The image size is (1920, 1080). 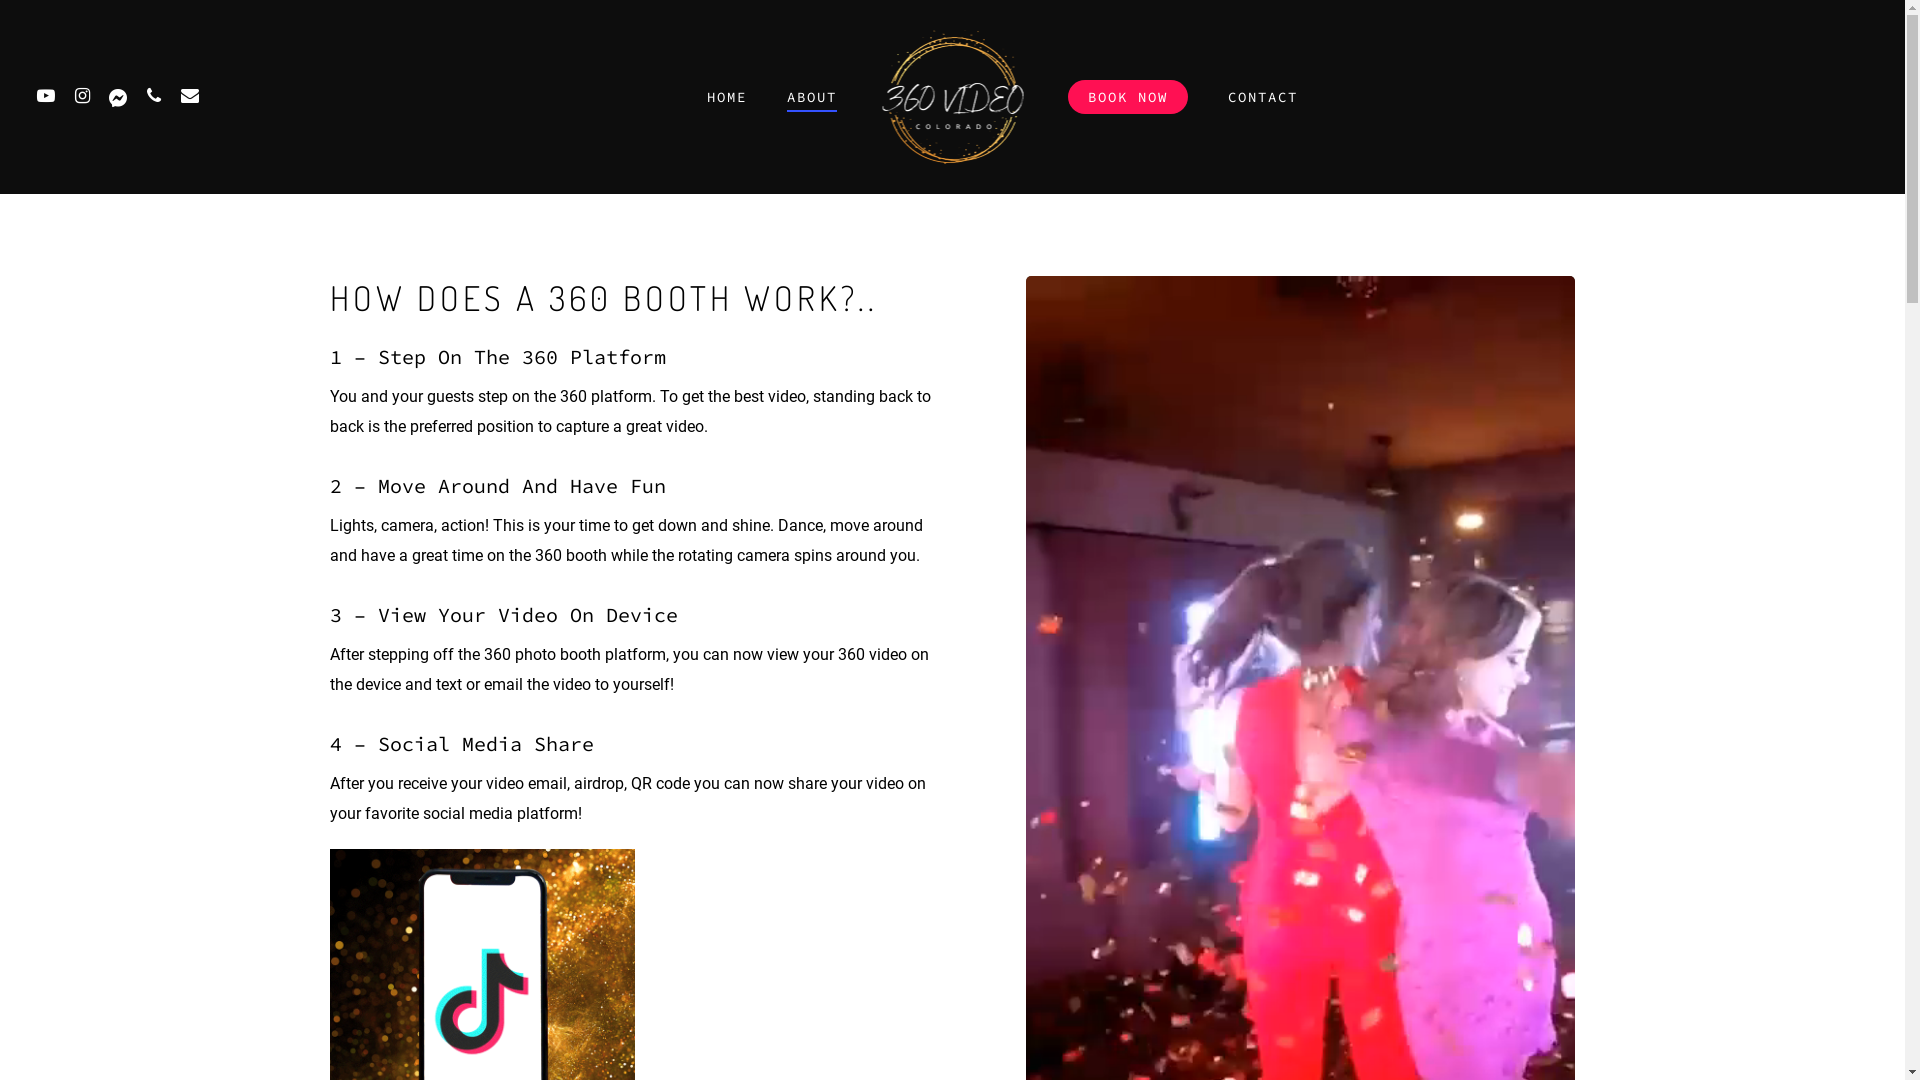 I want to click on 'CONTACT', so click(x=1261, y=96).